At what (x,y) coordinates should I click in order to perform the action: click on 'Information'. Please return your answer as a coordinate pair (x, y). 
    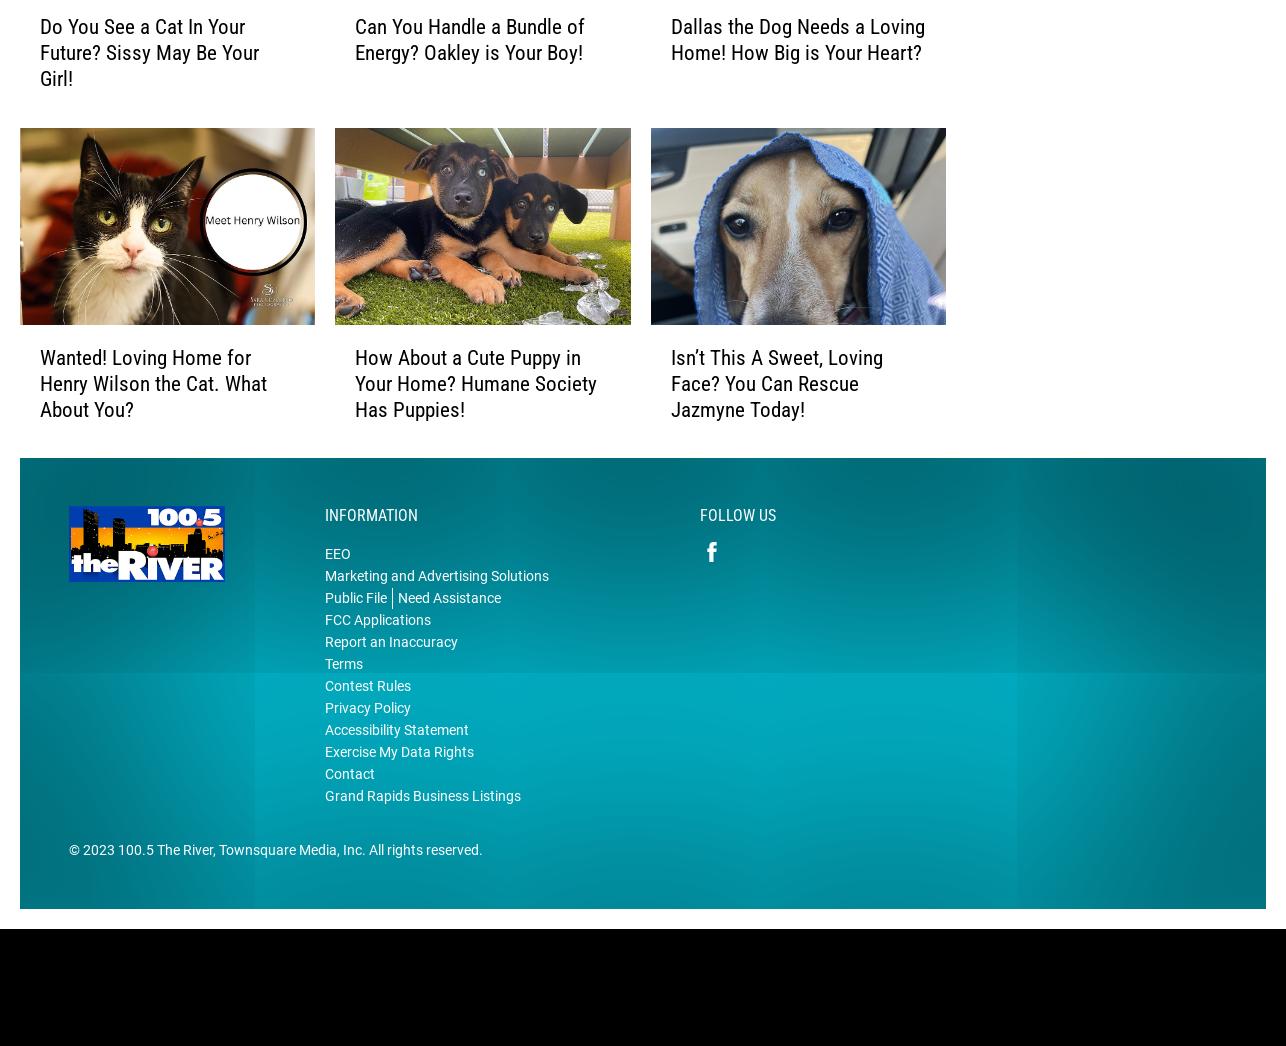
    Looking at the image, I should click on (370, 546).